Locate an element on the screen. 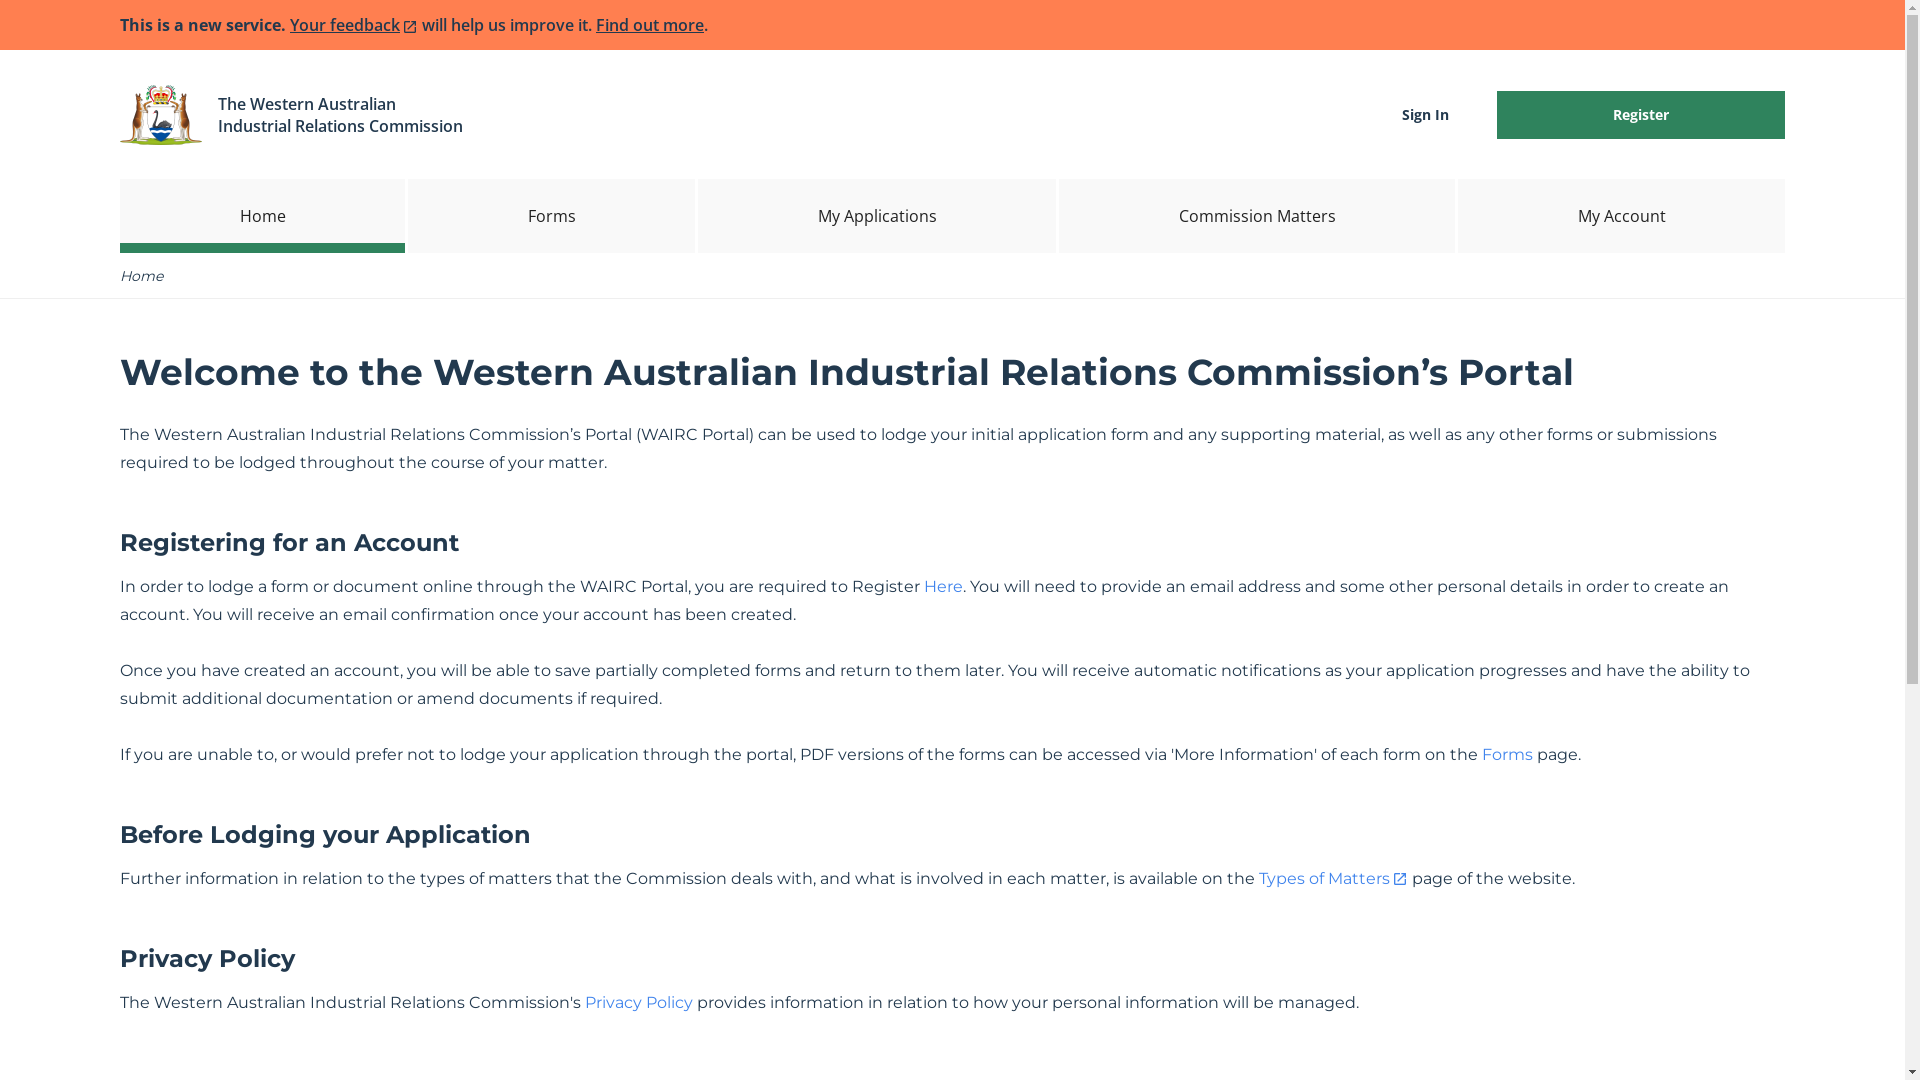 The image size is (1920, 1080). 'Sign In' is located at coordinates (1424, 115).